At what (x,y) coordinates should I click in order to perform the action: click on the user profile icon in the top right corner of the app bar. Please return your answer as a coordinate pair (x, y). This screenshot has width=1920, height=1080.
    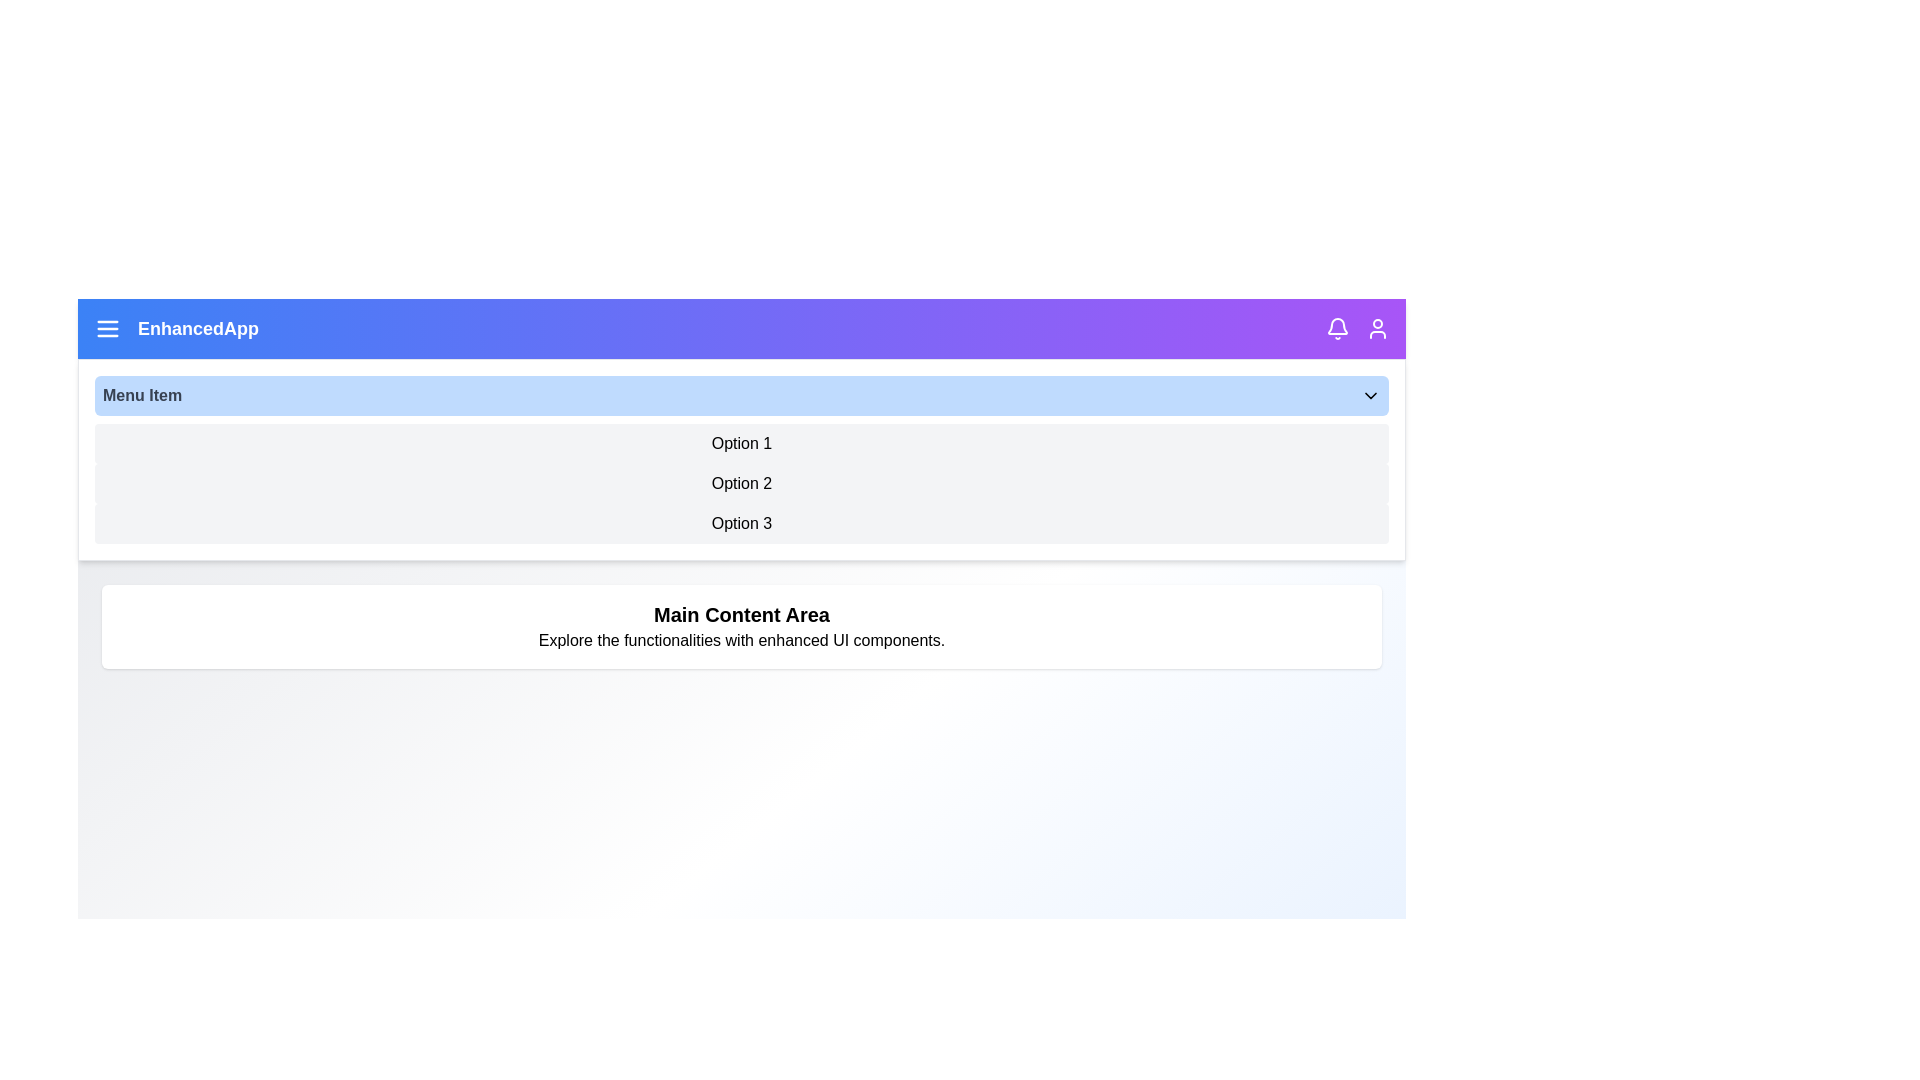
    Looking at the image, I should click on (1376, 327).